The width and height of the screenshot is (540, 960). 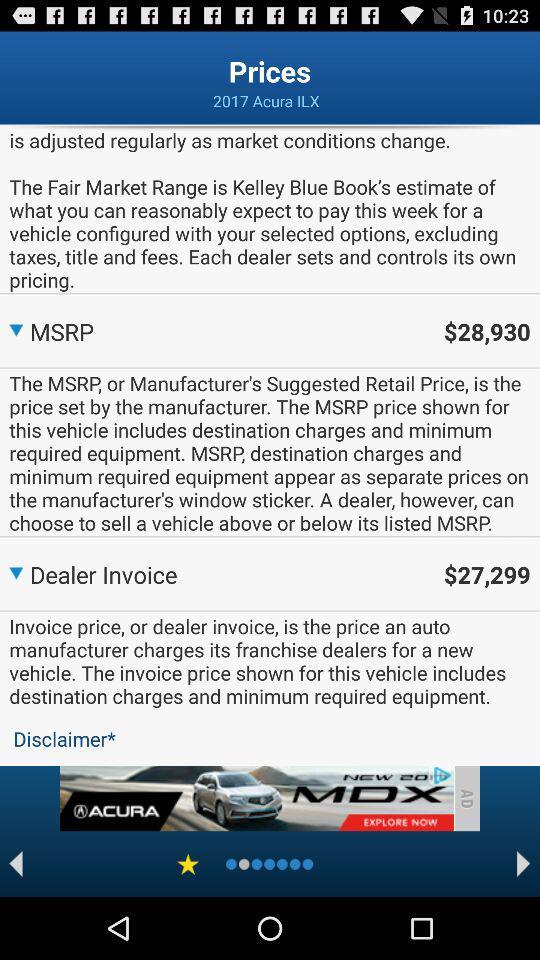 I want to click on go back, so click(x=15, y=863).